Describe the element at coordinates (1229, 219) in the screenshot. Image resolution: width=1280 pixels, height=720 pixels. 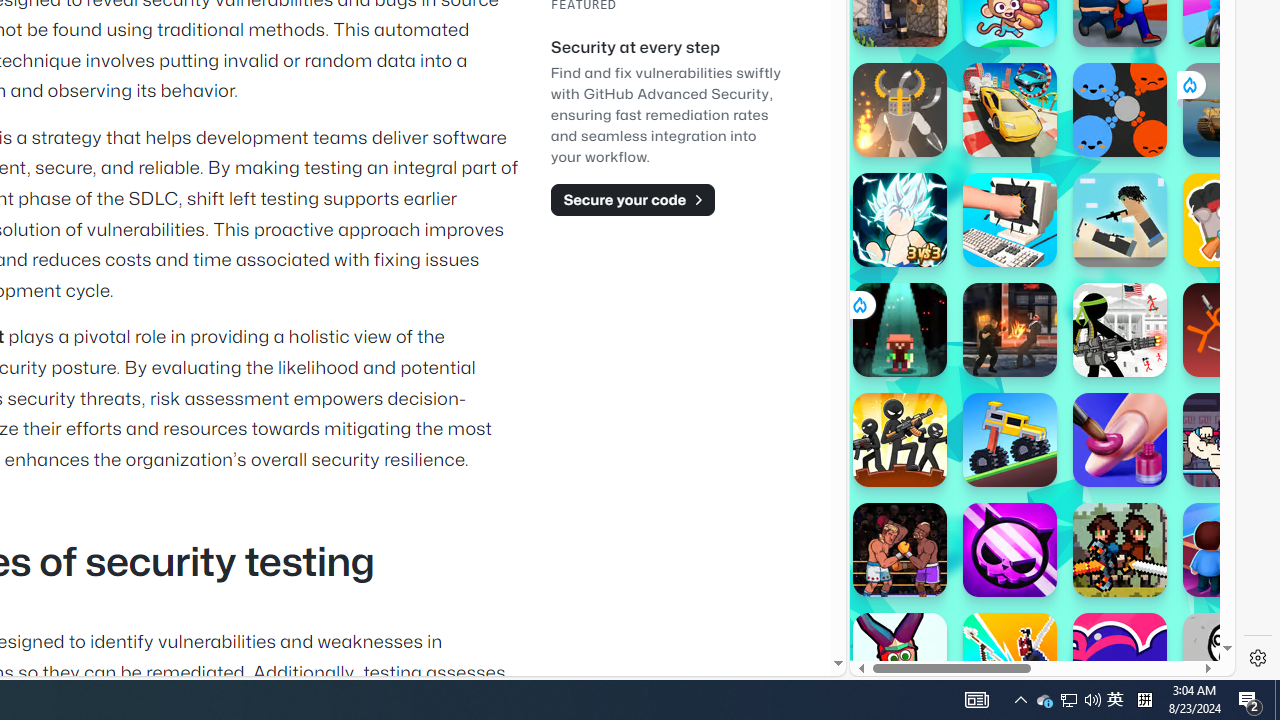
I see `'Bacon May Die'` at that location.